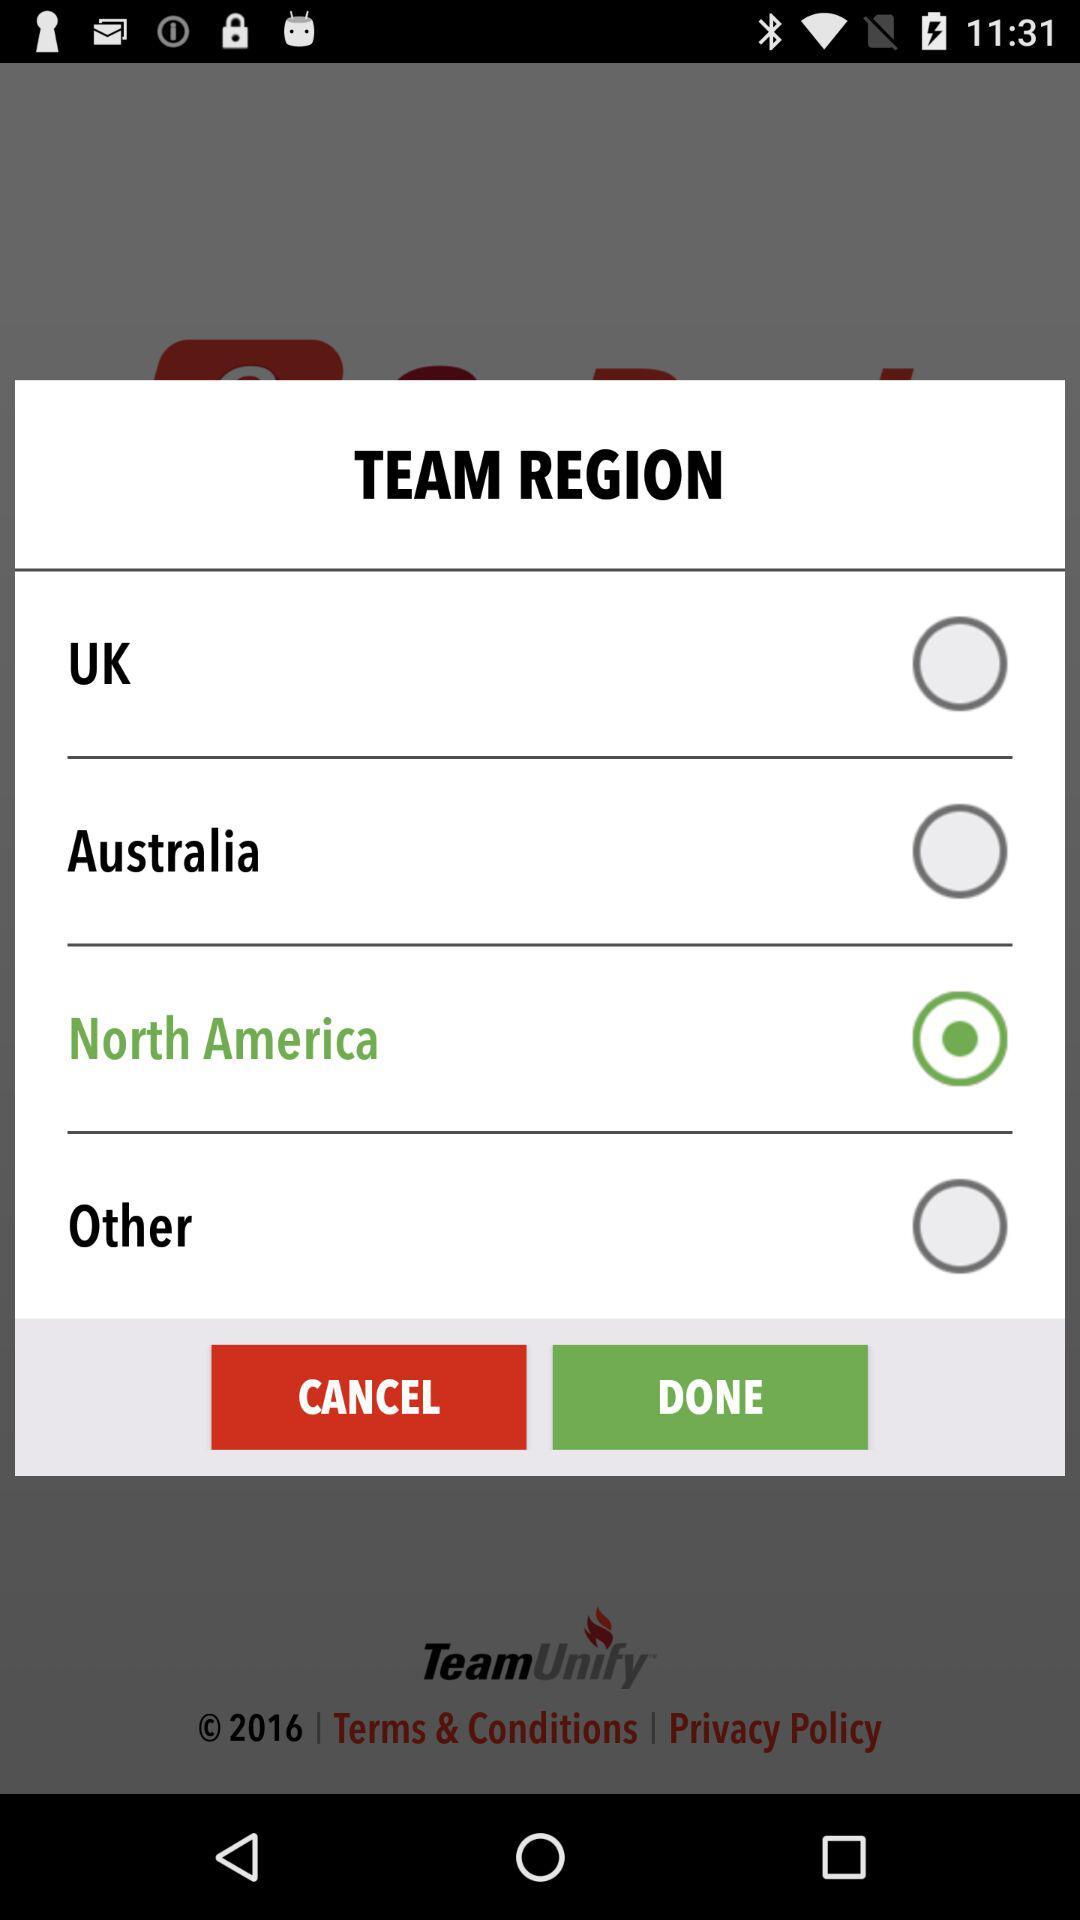 The image size is (1080, 1920). I want to click on done, so click(709, 1396).